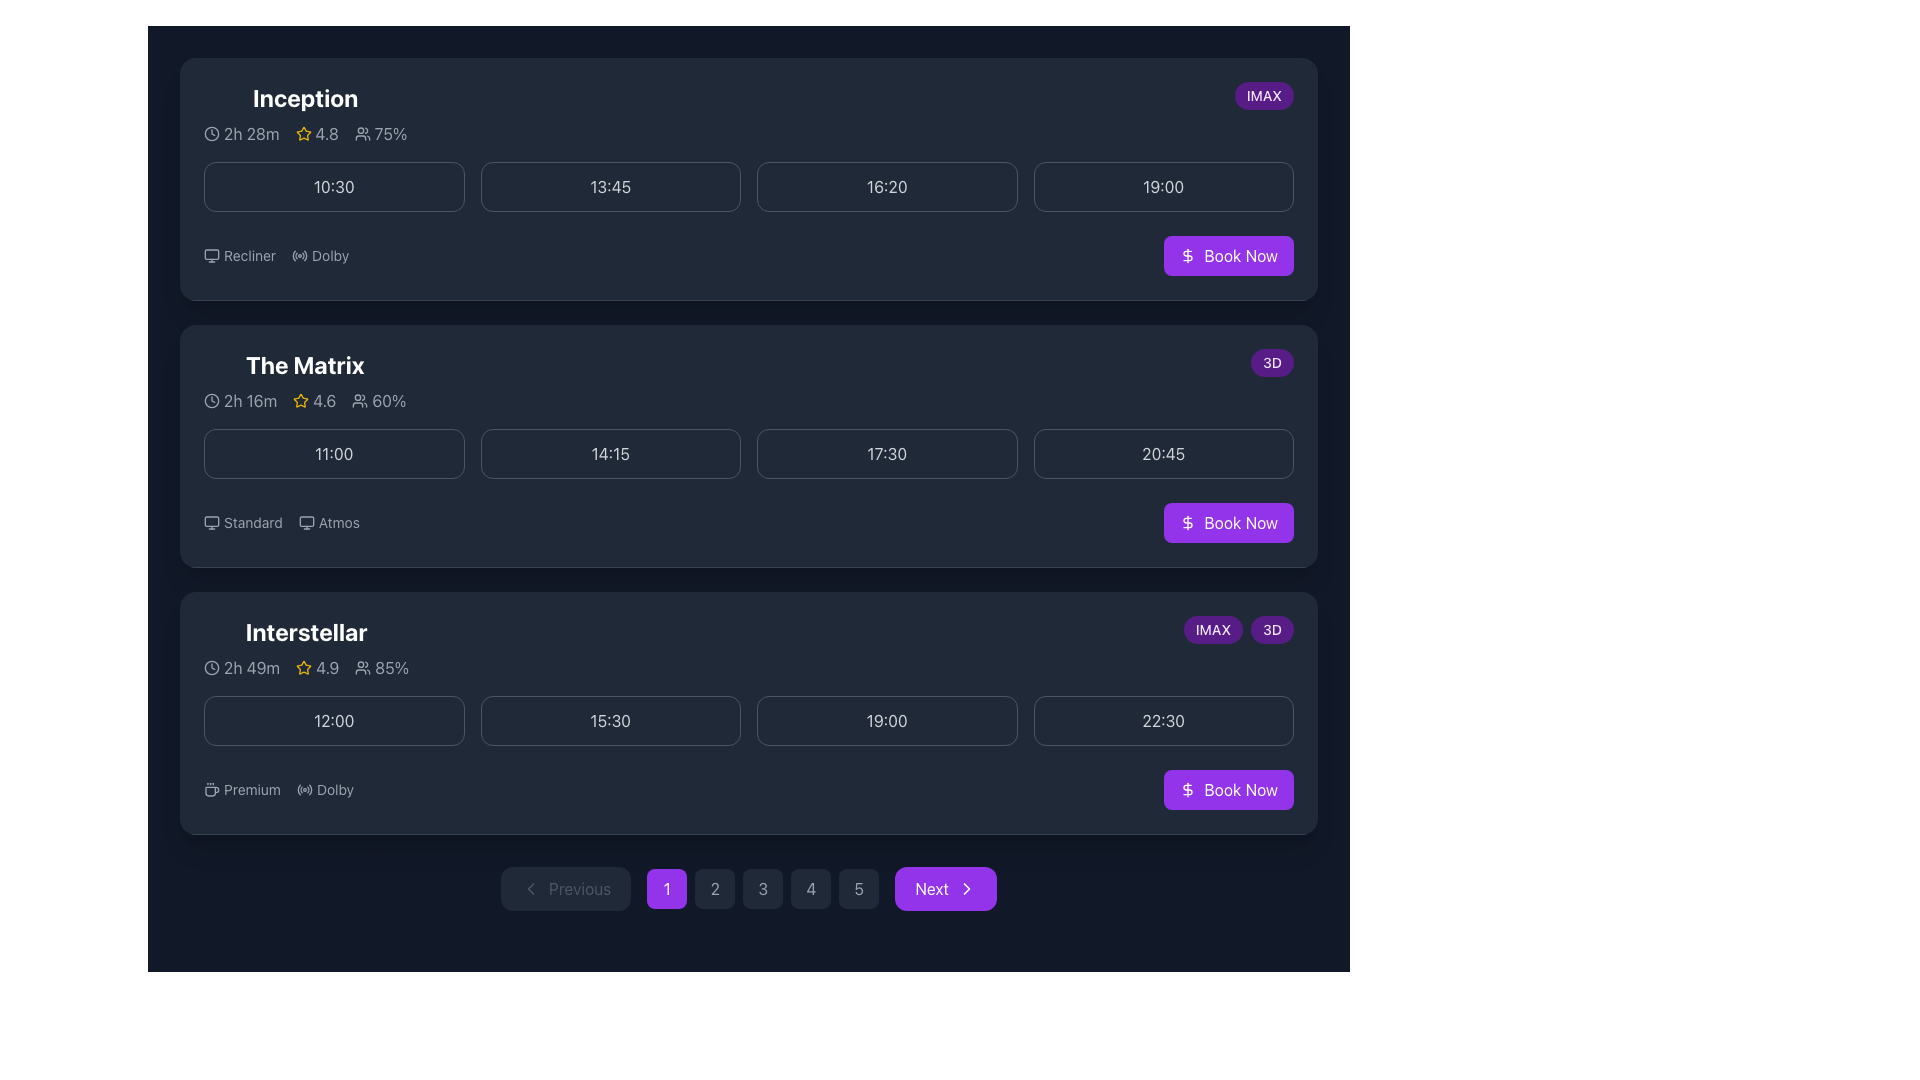 The width and height of the screenshot is (1920, 1080). What do you see at coordinates (1271, 362) in the screenshot?
I see `the 3D Badge indicating that 'The Matrix' movie is available in 3D format, located next to the movie details box and above the 'Book Now' button` at bounding box center [1271, 362].